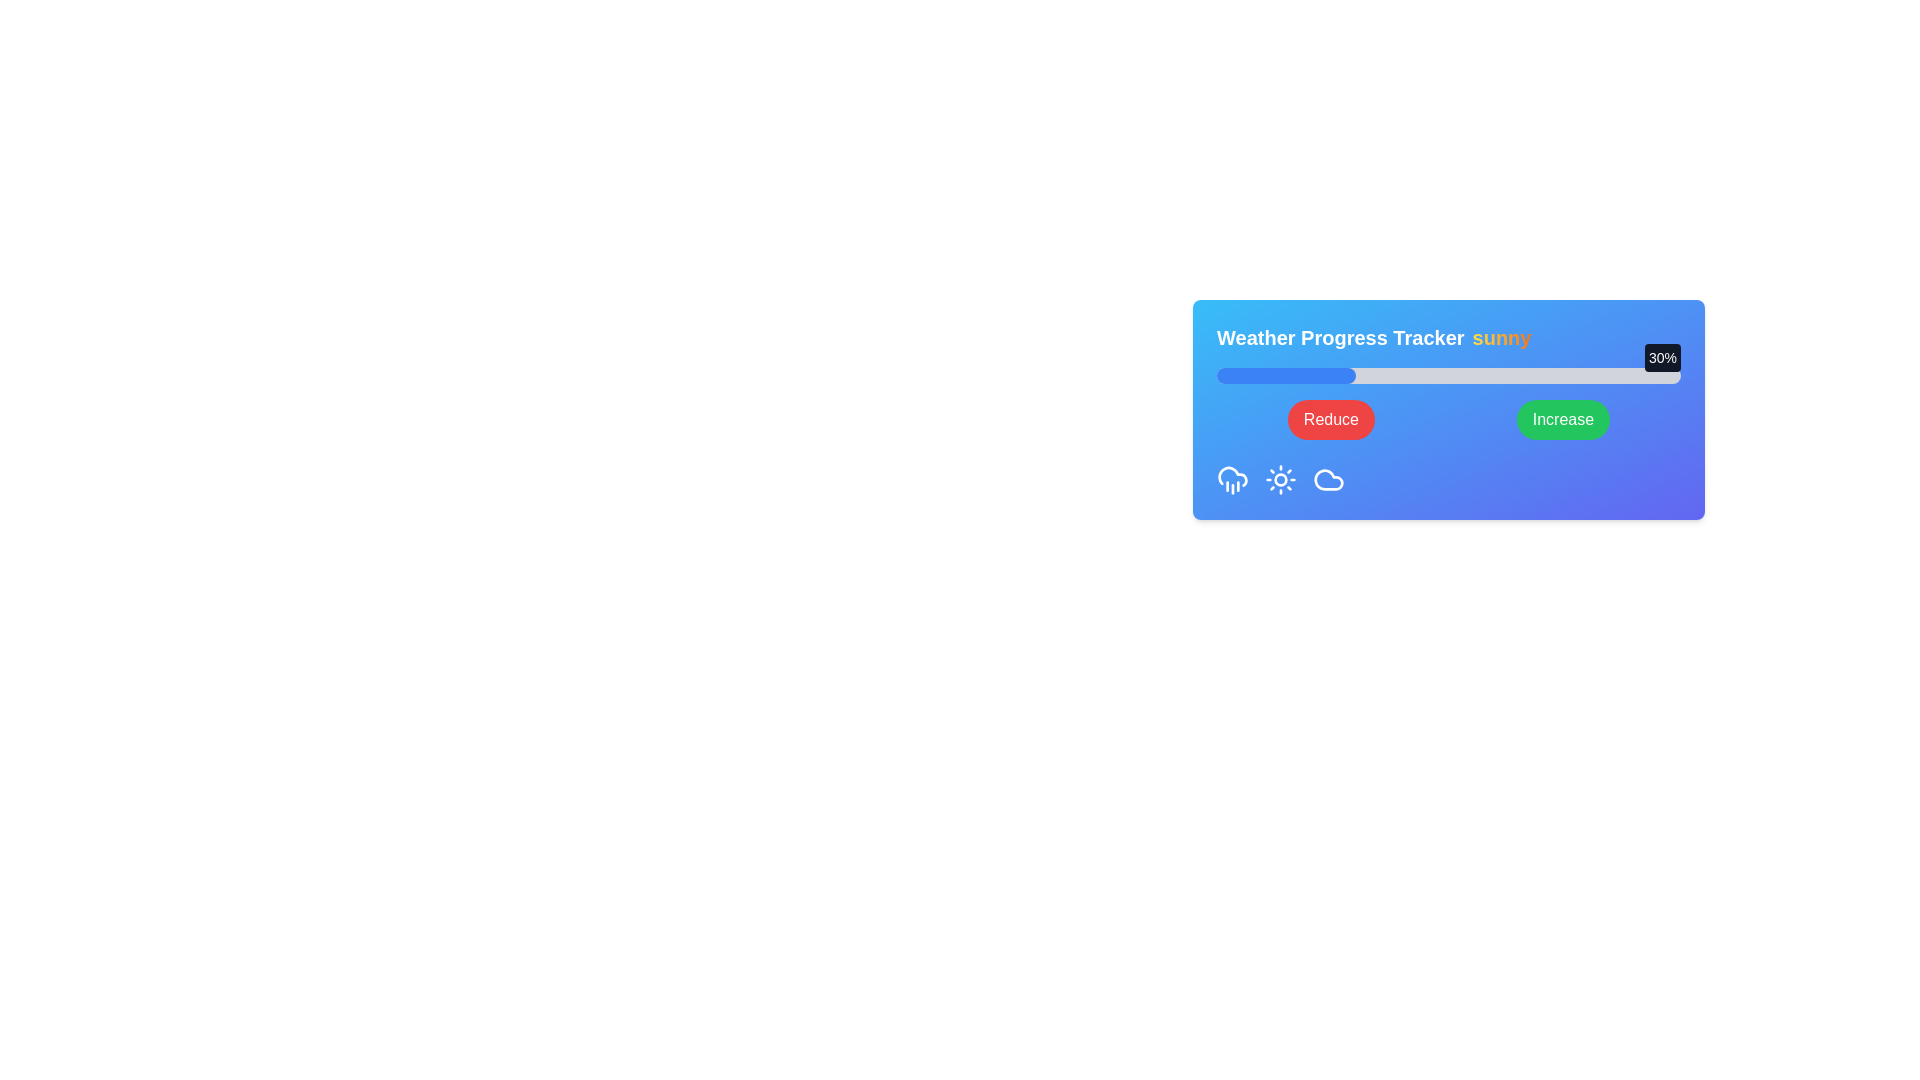 Image resolution: width=1920 pixels, height=1080 pixels. I want to click on the filled portion of the progress bar which visually represents 30% completion of the task, so click(1286, 375).